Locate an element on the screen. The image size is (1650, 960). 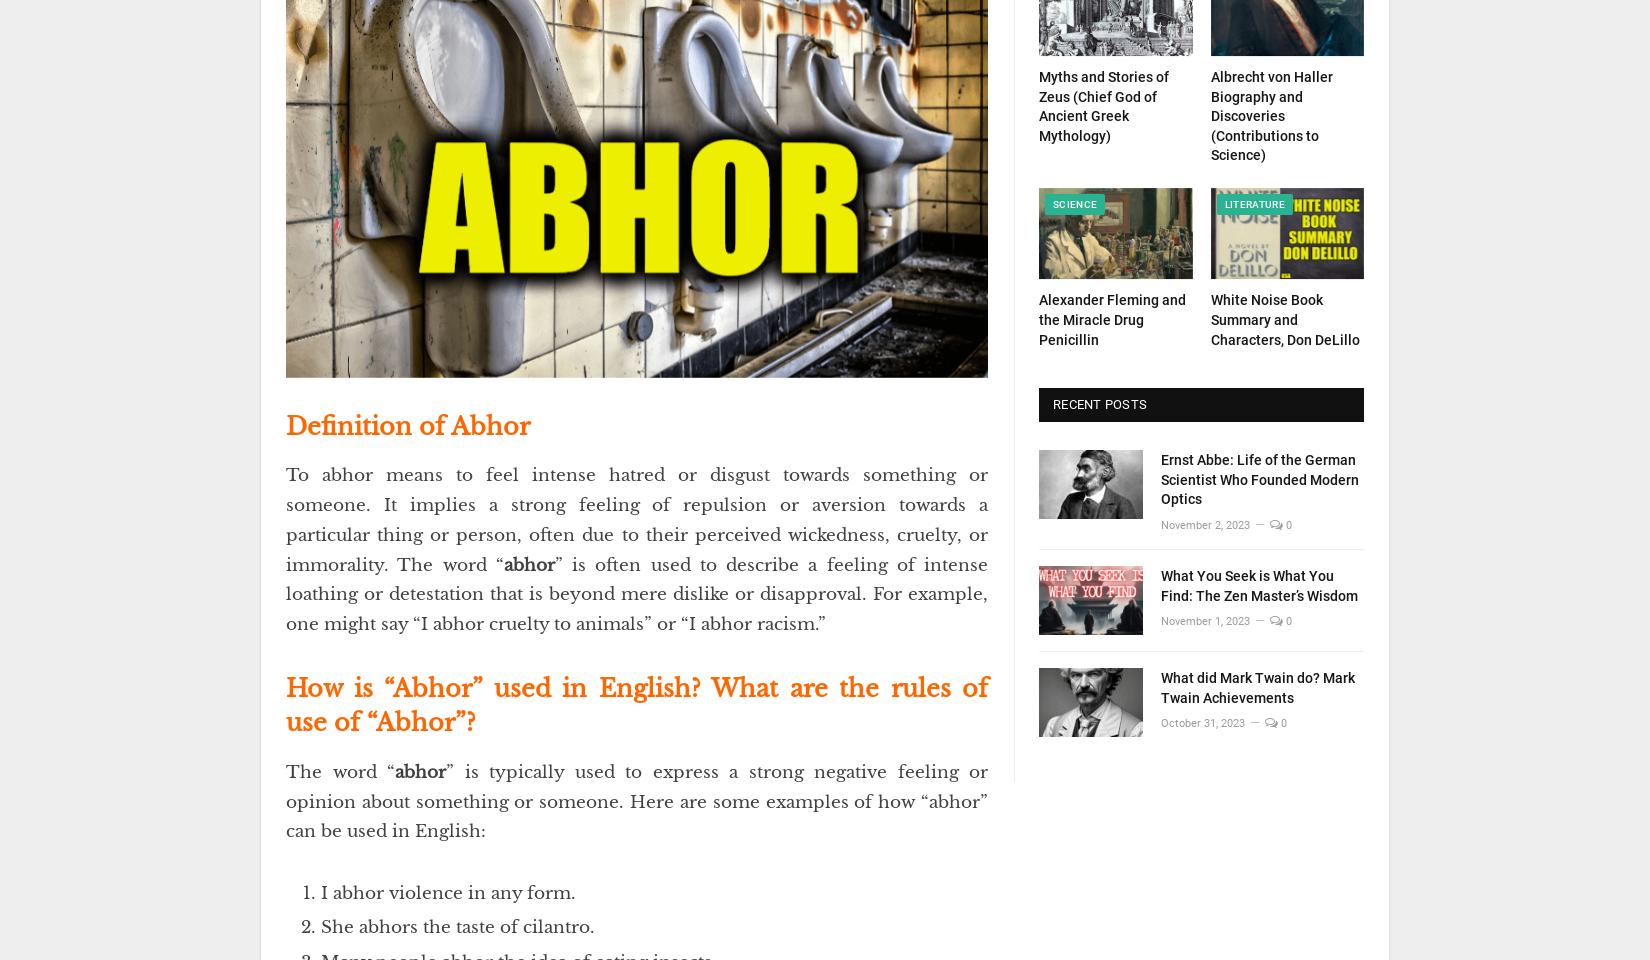
'Ernst Abbe: Life of the German Scientist Who Founded Modern Optics' is located at coordinates (1160, 479).